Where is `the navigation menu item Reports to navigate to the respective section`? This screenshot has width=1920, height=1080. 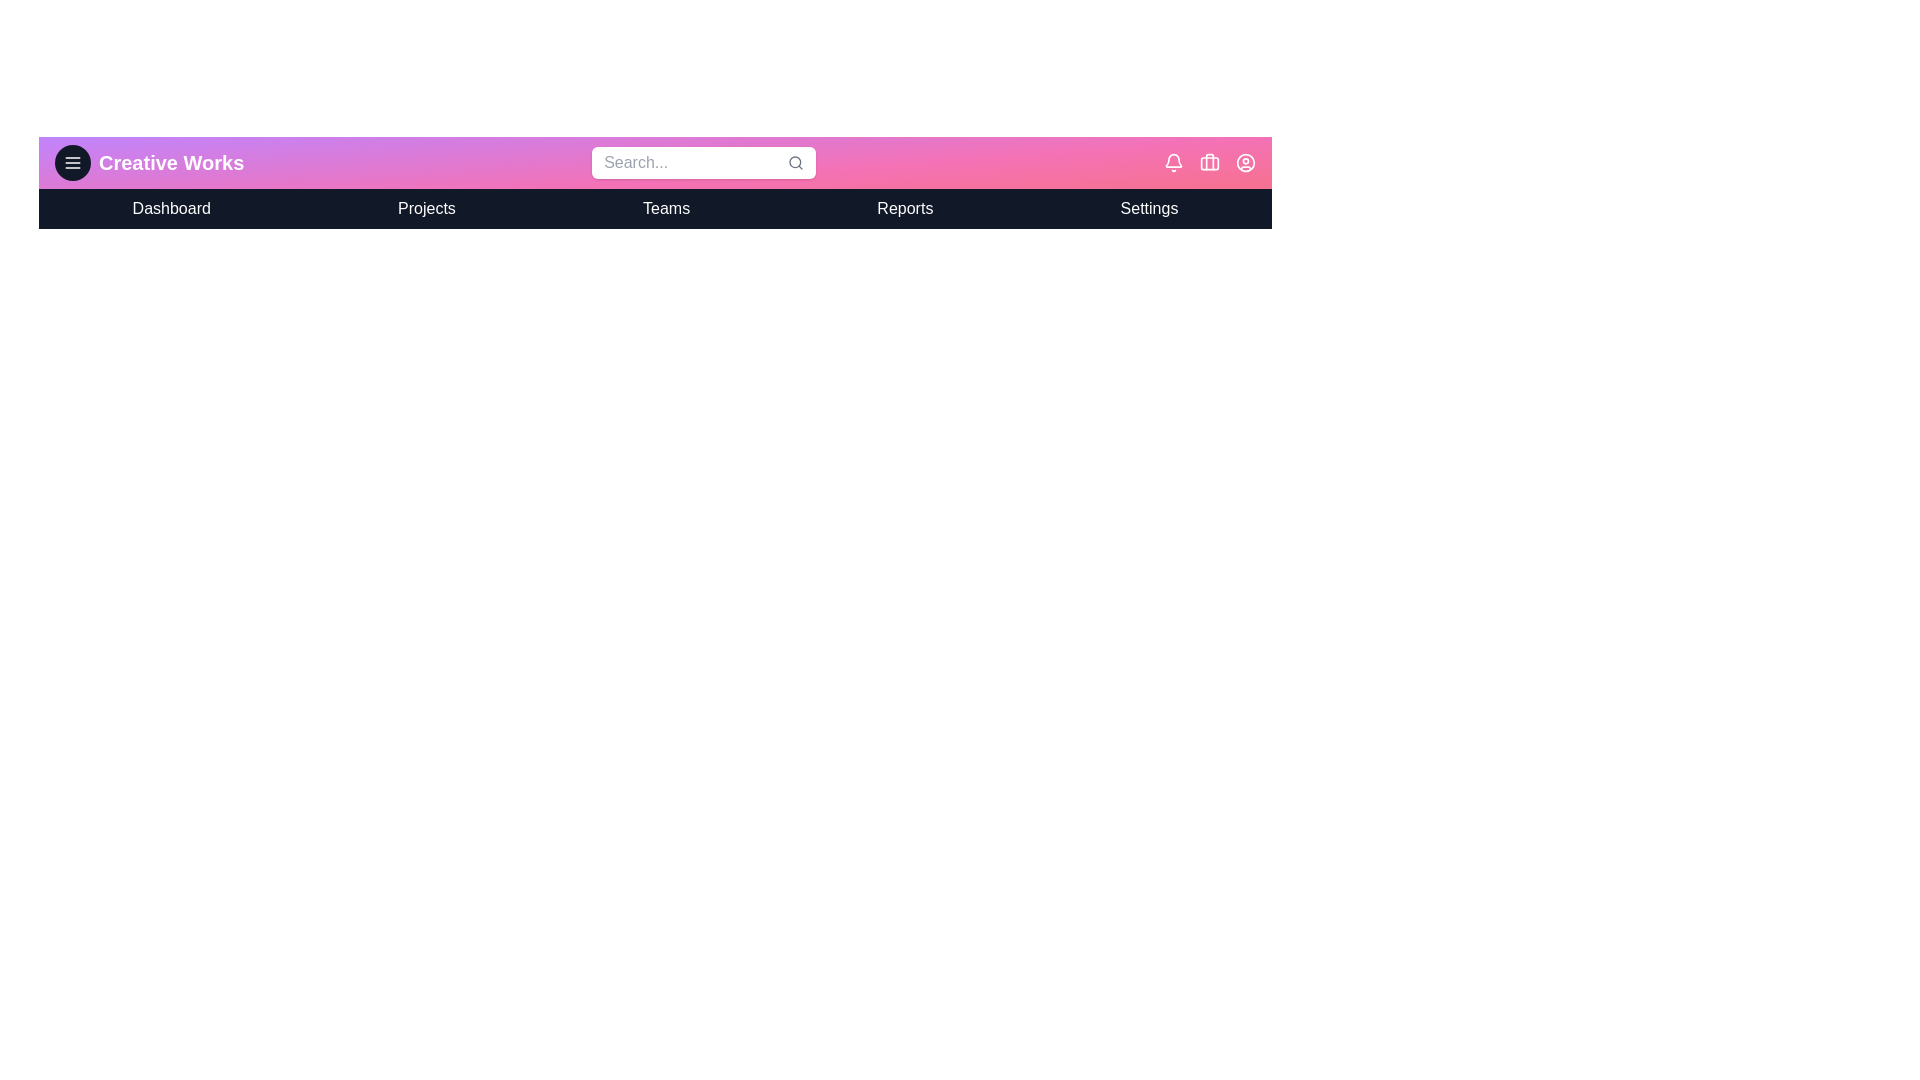
the navigation menu item Reports to navigate to the respective section is located at coordinates (904, 208).